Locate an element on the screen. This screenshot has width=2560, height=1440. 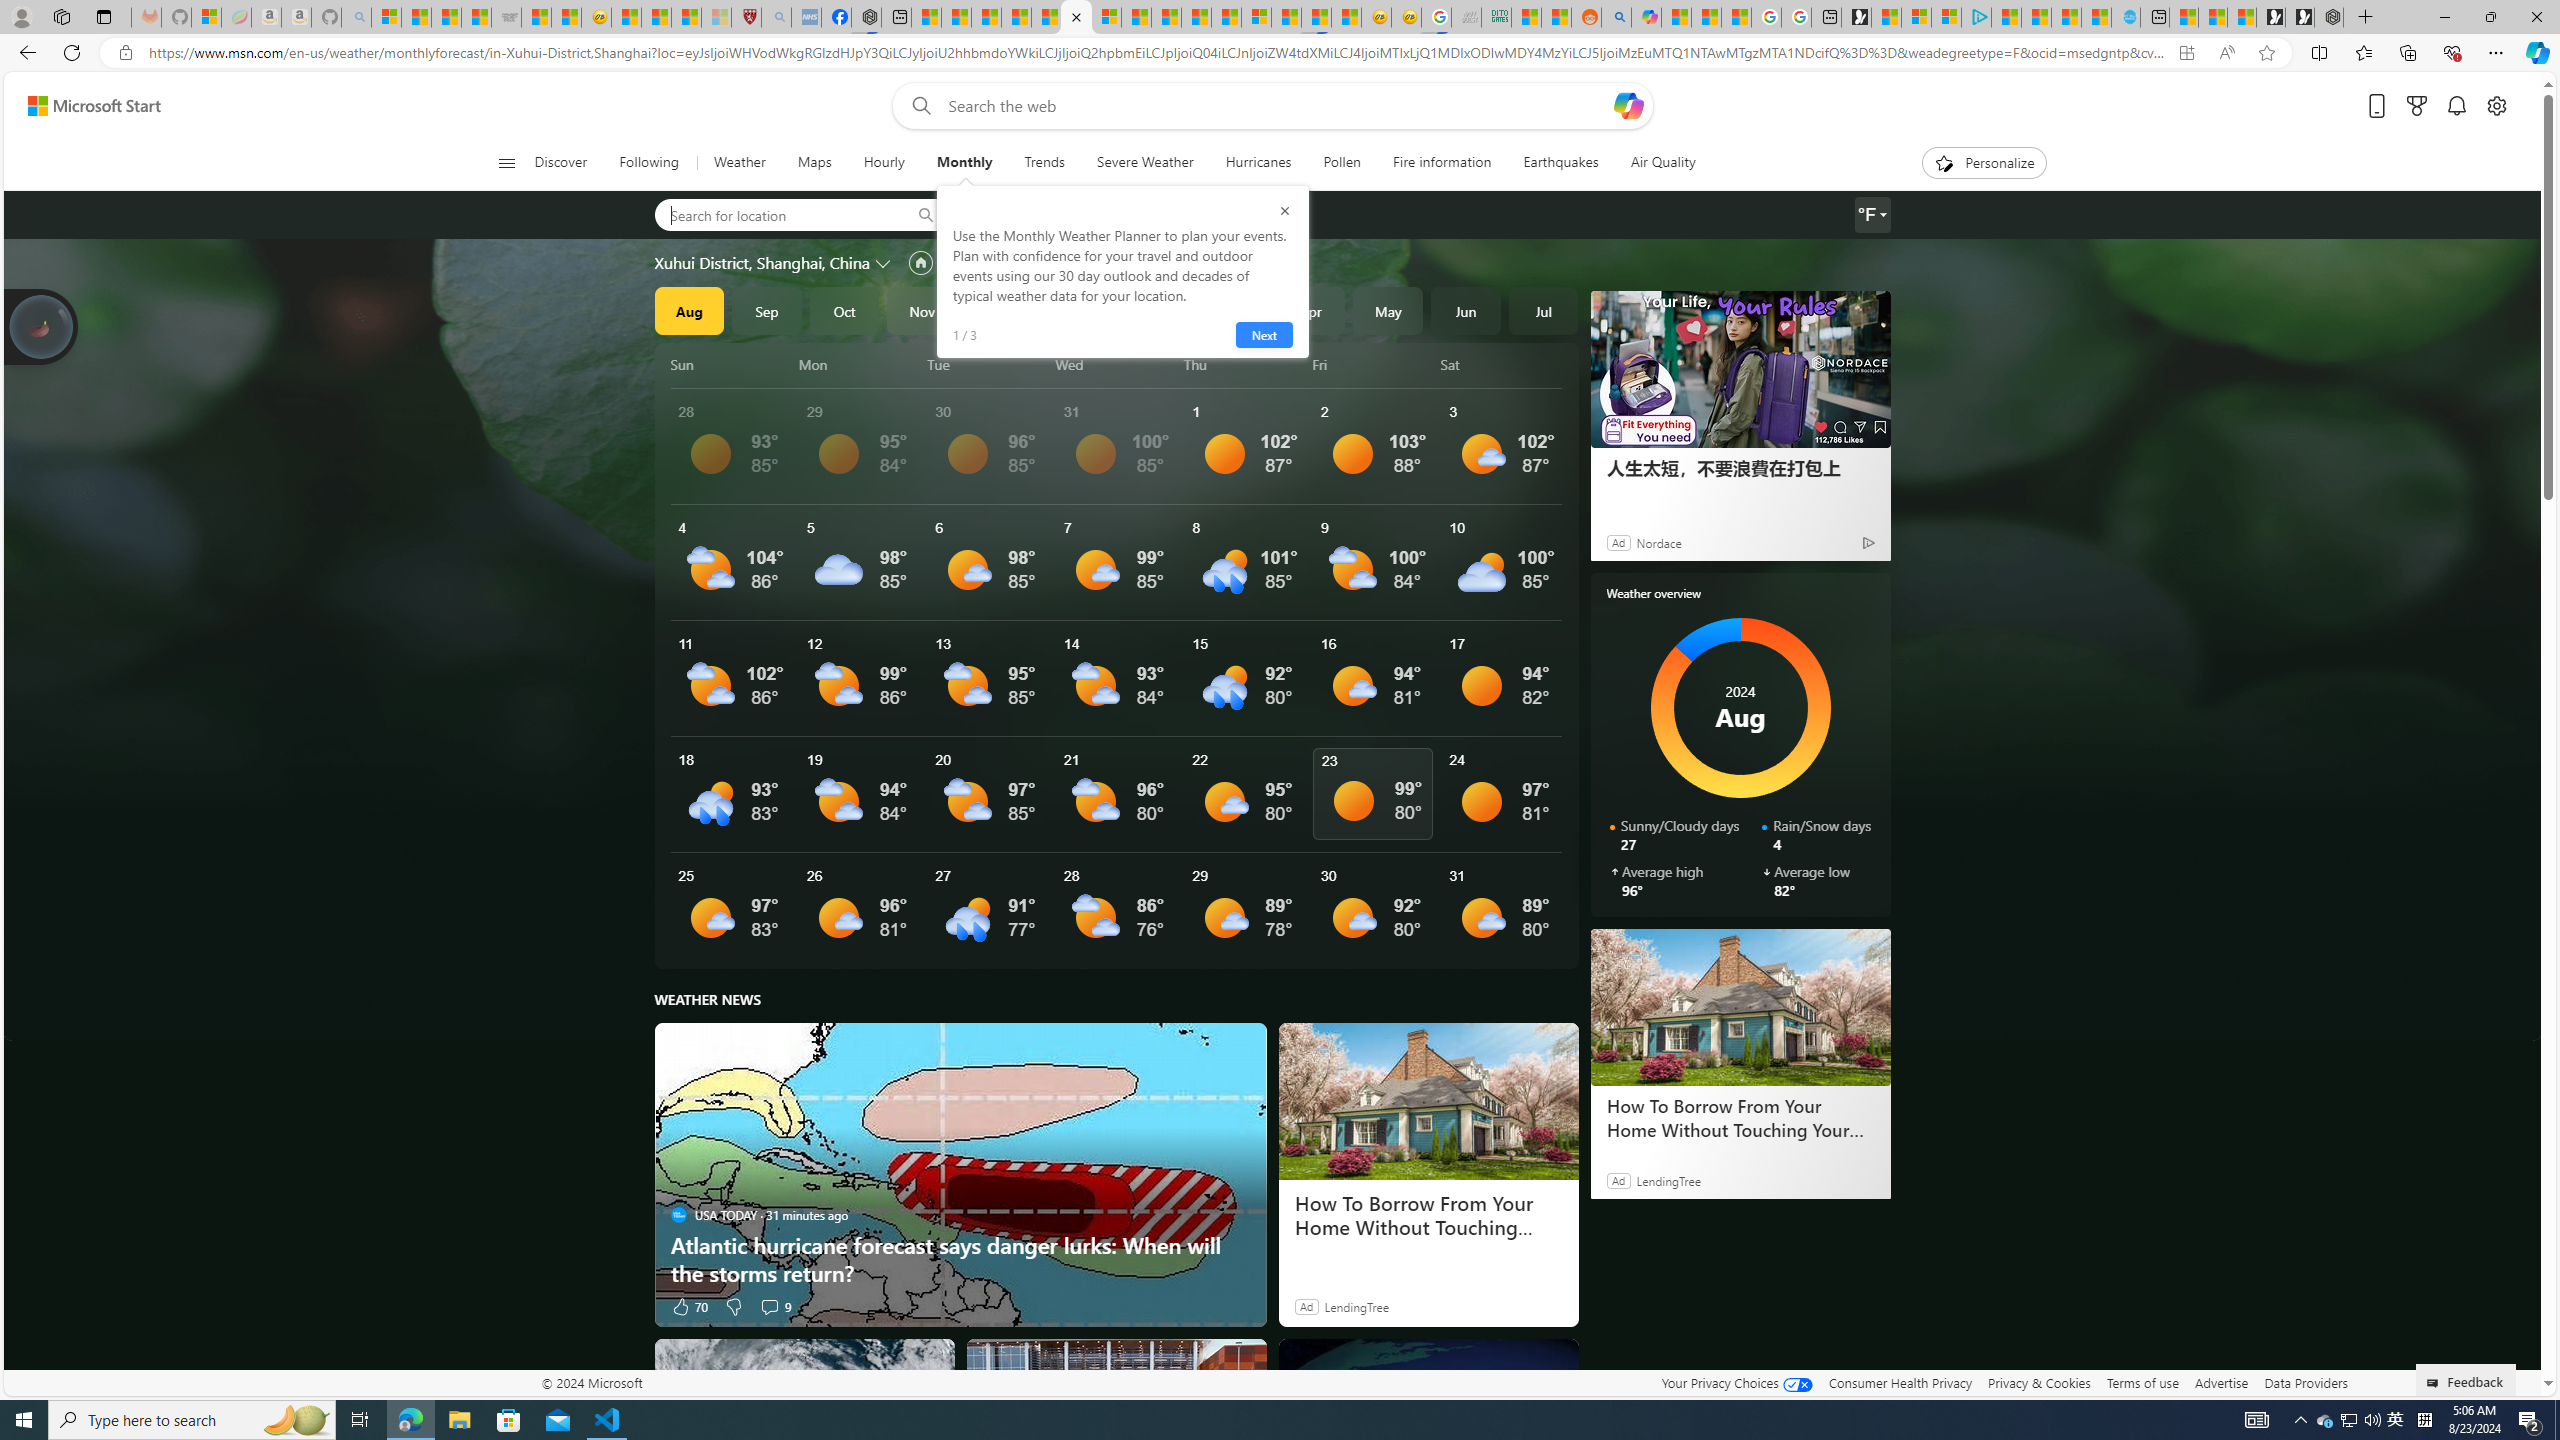
'Set as primary location' is located at coordinates (920, 261).